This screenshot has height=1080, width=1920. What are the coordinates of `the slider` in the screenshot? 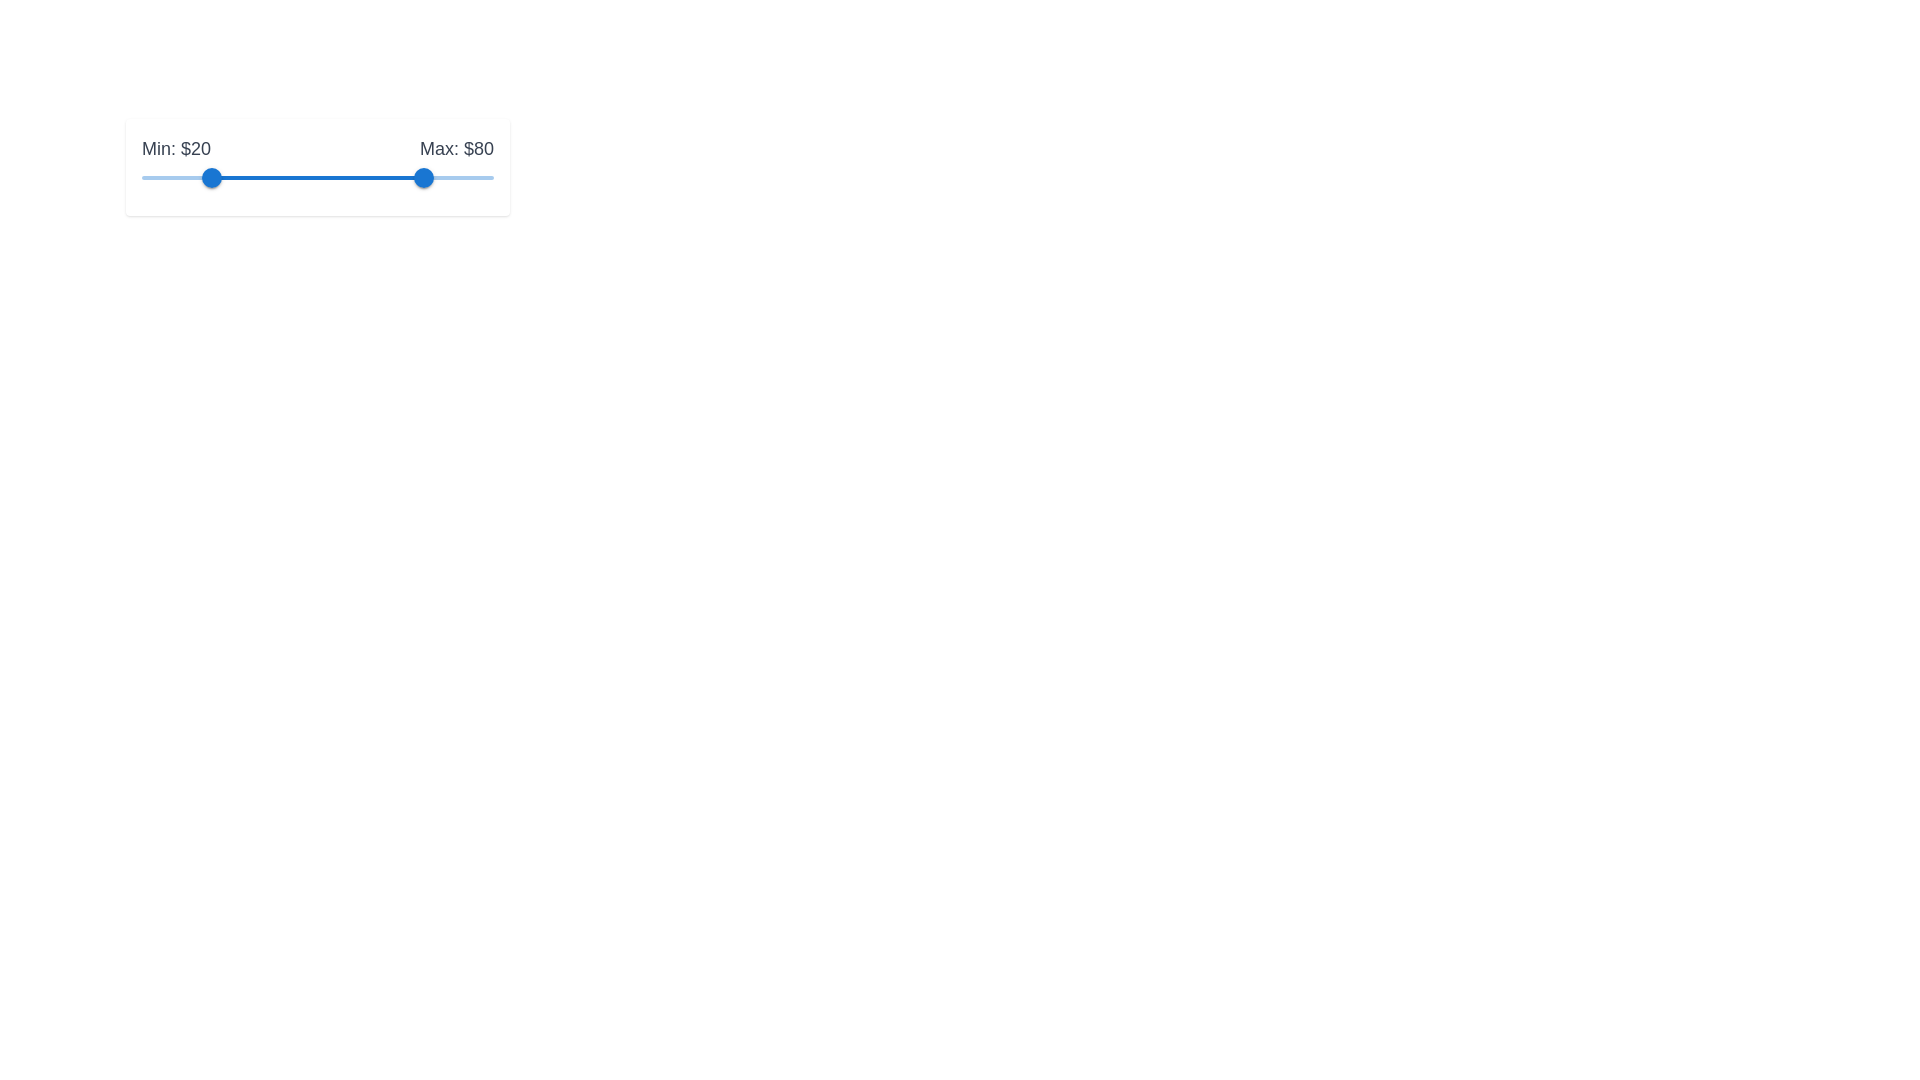 It's located at (298, 176).